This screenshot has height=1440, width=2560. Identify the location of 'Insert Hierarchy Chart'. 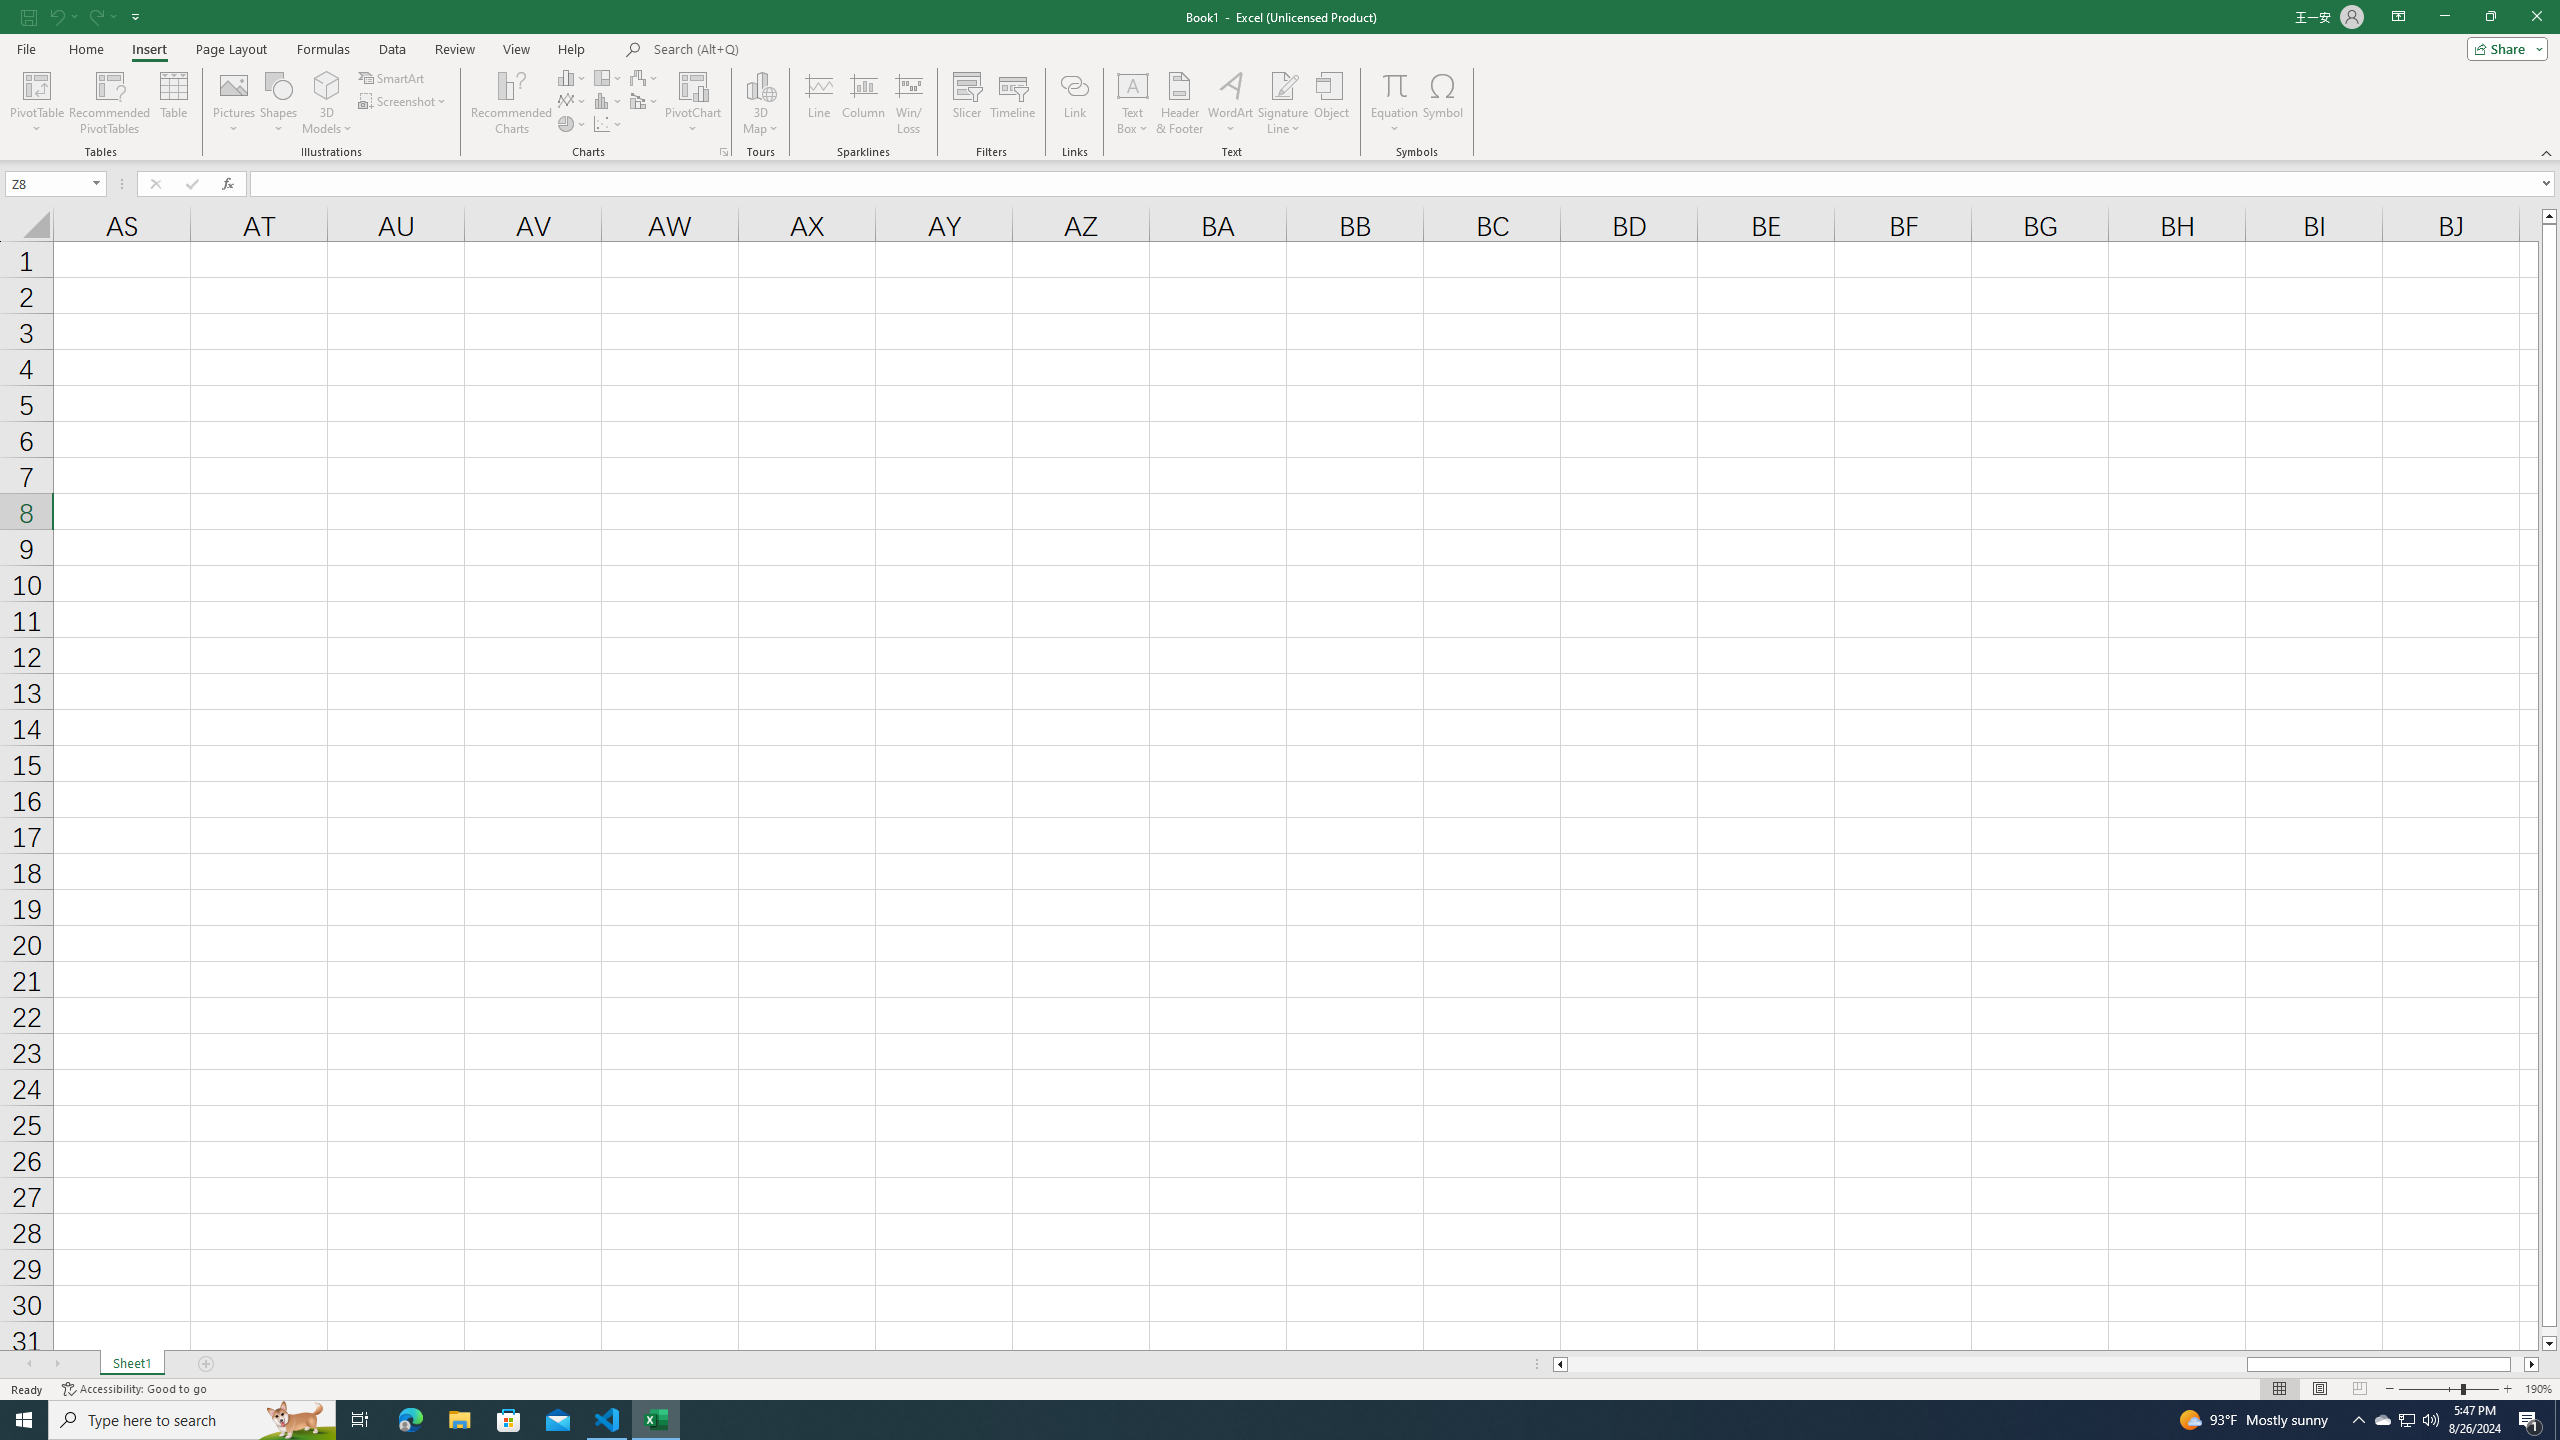
(608, 77).